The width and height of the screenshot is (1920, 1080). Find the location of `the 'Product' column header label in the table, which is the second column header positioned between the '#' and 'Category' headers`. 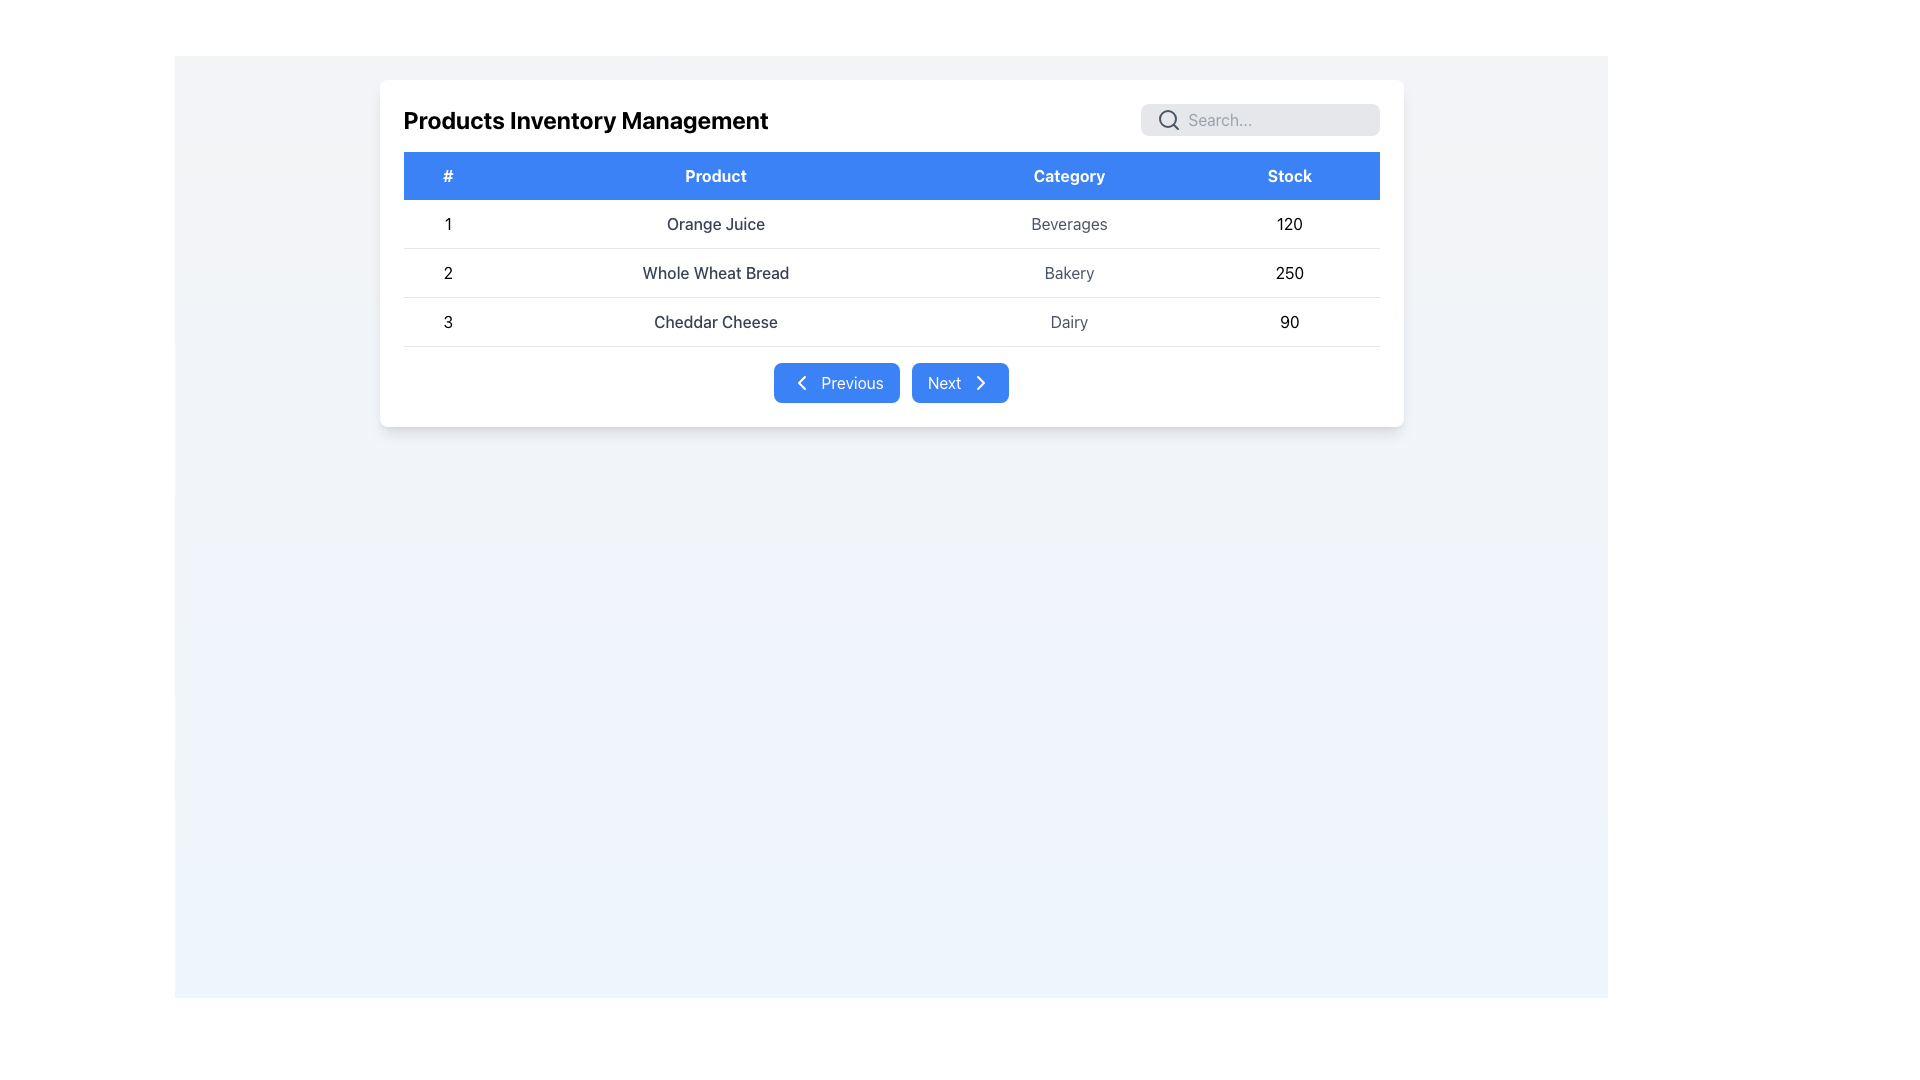

the 'Product' column header label in the table, which is the second column header positioned between the '#' and 'Category' headers is located at coordinates (715, 175).